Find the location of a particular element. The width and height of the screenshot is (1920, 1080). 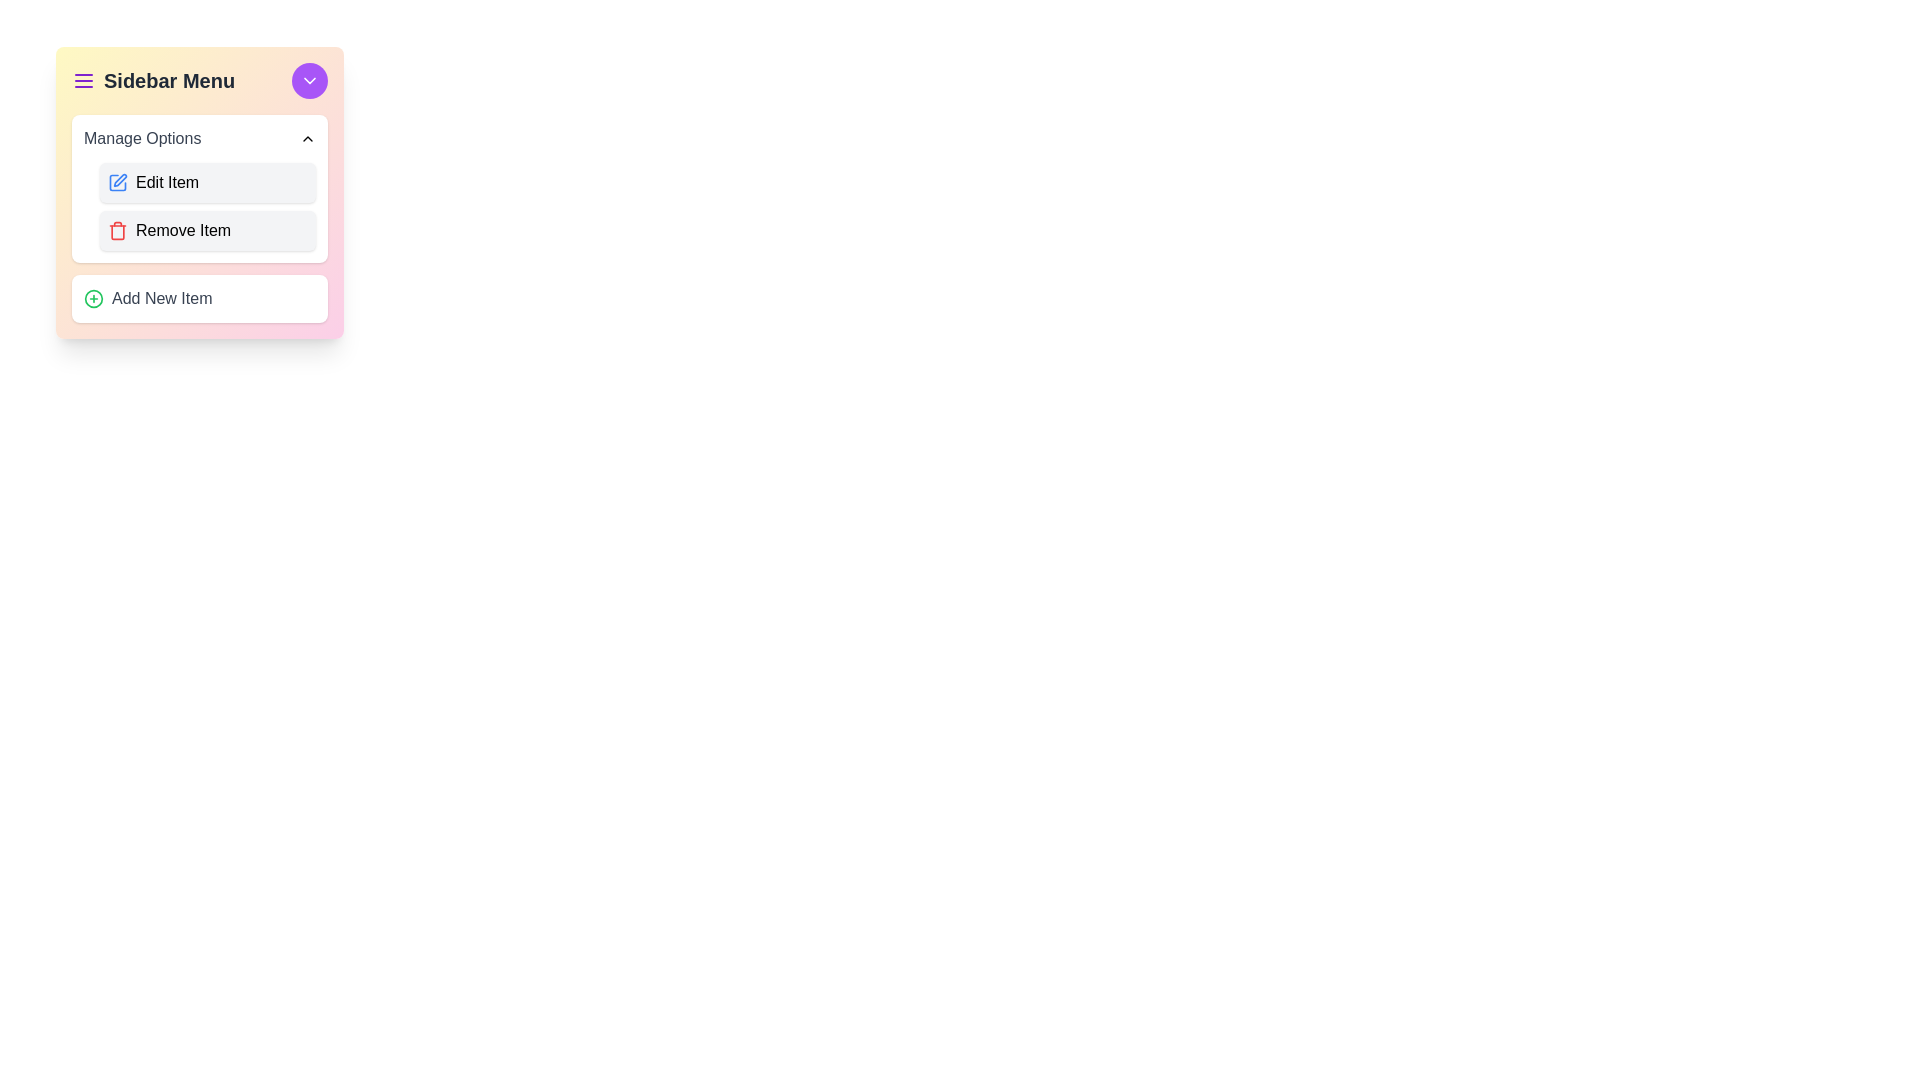

the section header text label located in the sidebar menu, which is accompanied by a downward-pointing chevron icon and positioned above the 'Edit Item' and 'Remove Item' options is located at coordinates (141, 137).